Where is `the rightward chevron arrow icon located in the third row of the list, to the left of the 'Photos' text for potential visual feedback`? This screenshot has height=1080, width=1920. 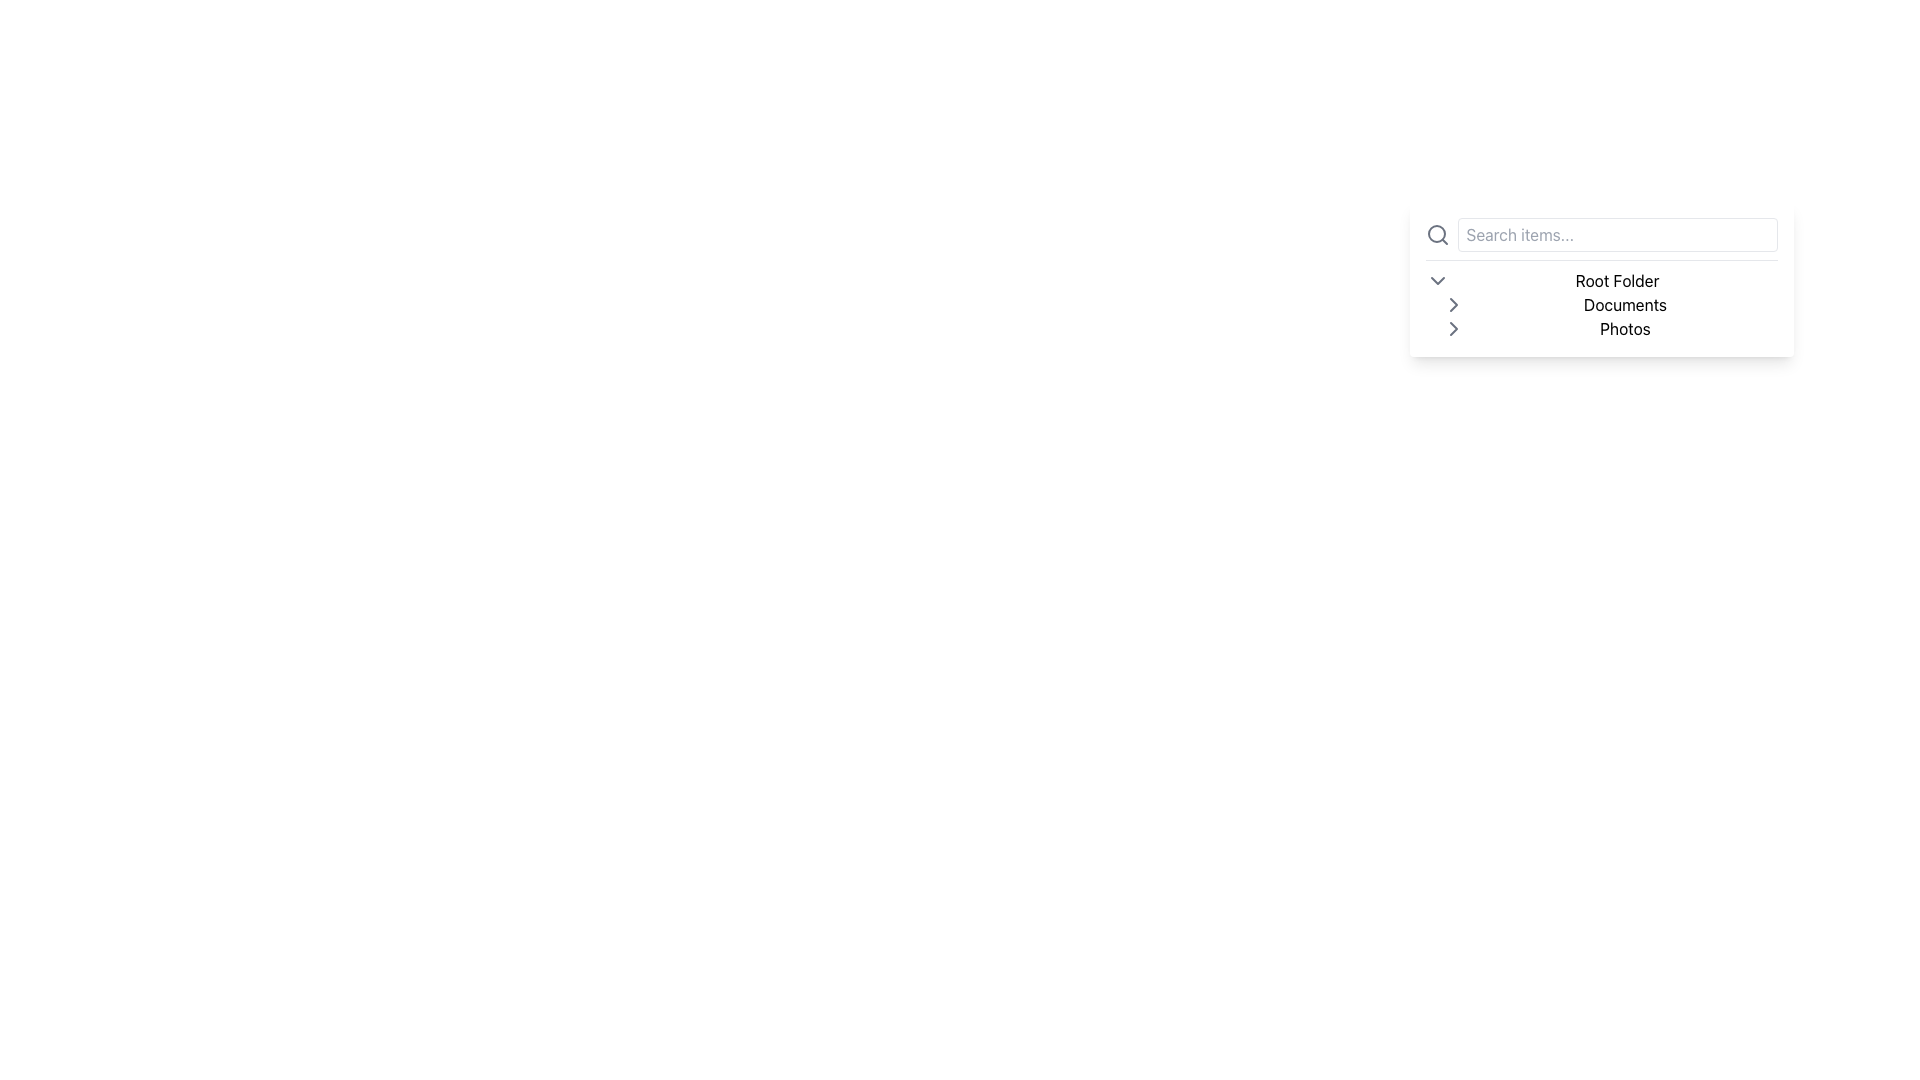
the rightward chevron arrow icon located in the third row of the list, to the left of the 'Photos' text for potential visual feedback is located at coordinates (1453, 327).